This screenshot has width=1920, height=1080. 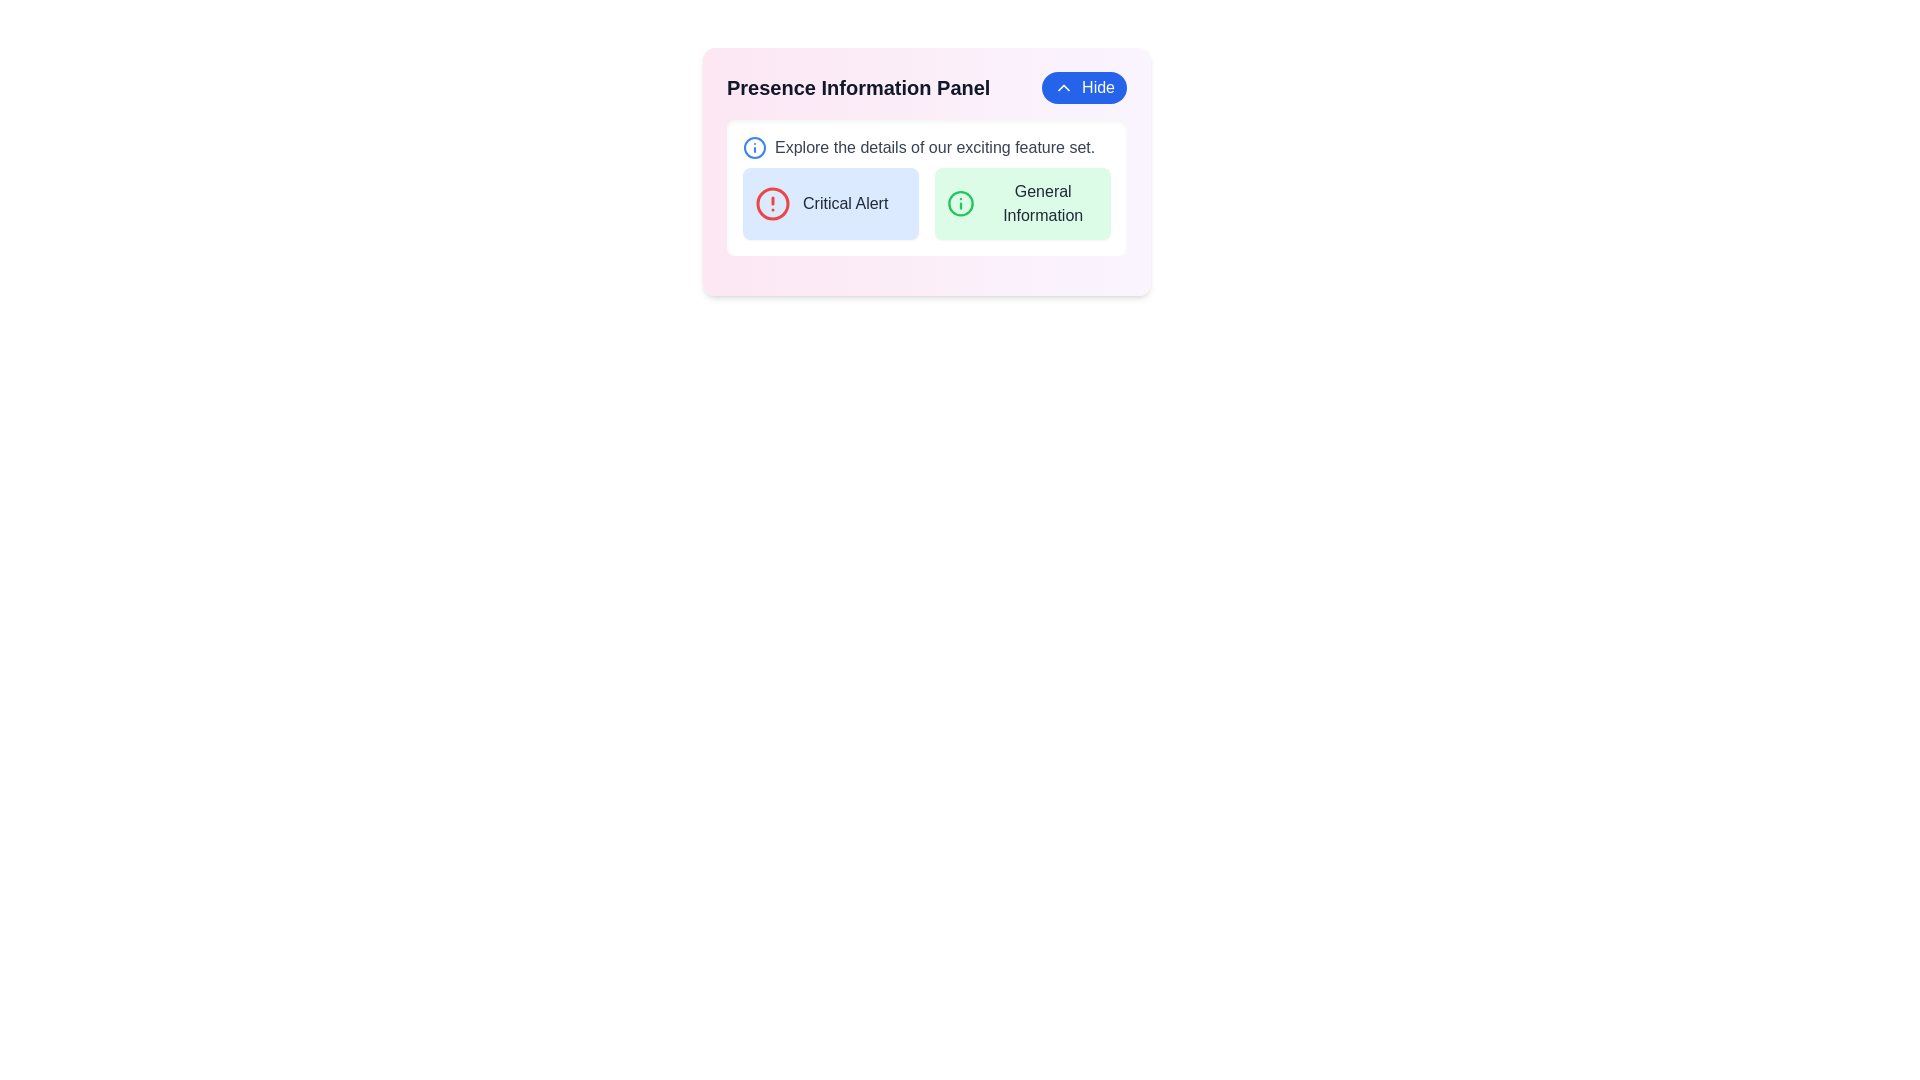 What do you see at coordinates (1083, 87) in the screenshot?
I see `the blue button with a white arrow icon pointing upwards and the text 'Hide'` at bounding box center [1083, 87].